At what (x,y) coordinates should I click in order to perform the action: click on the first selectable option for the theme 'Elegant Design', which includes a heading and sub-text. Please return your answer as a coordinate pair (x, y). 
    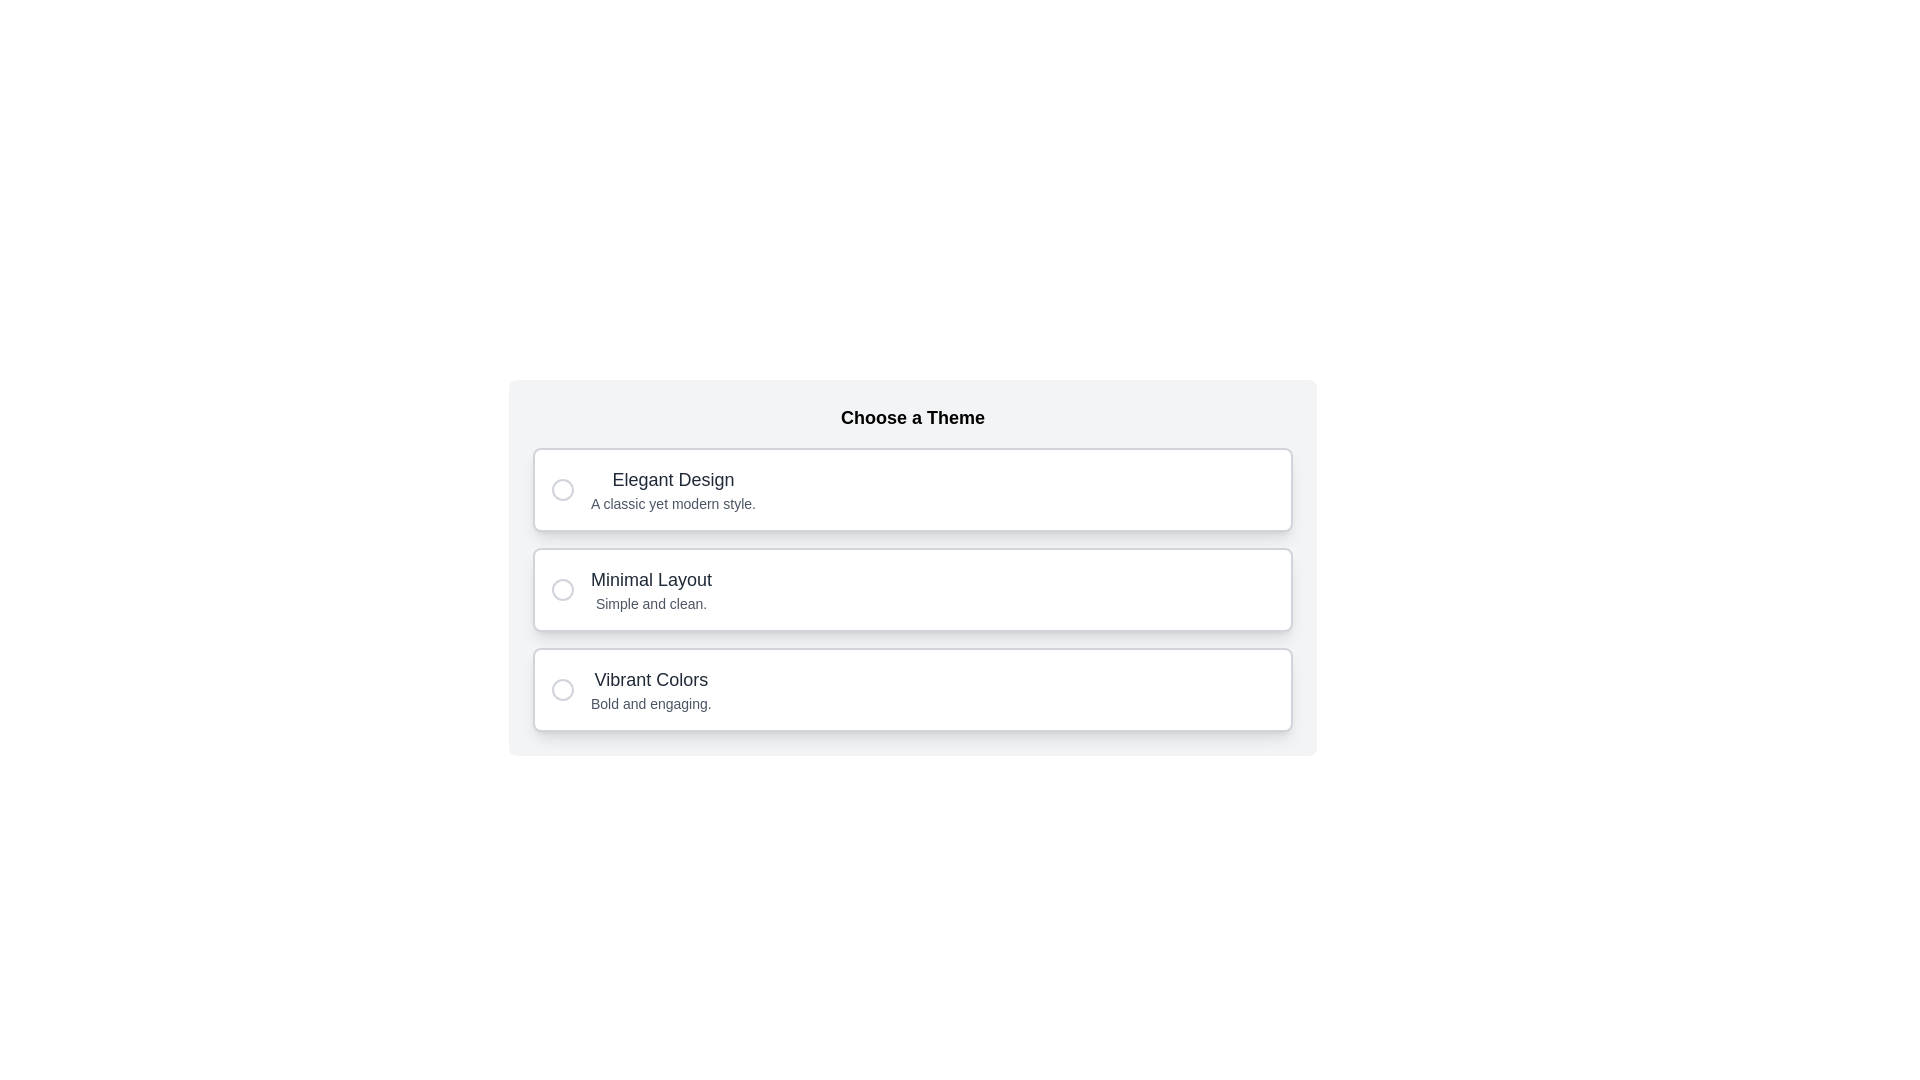
    Looking at the image, I should click on (673, 489).